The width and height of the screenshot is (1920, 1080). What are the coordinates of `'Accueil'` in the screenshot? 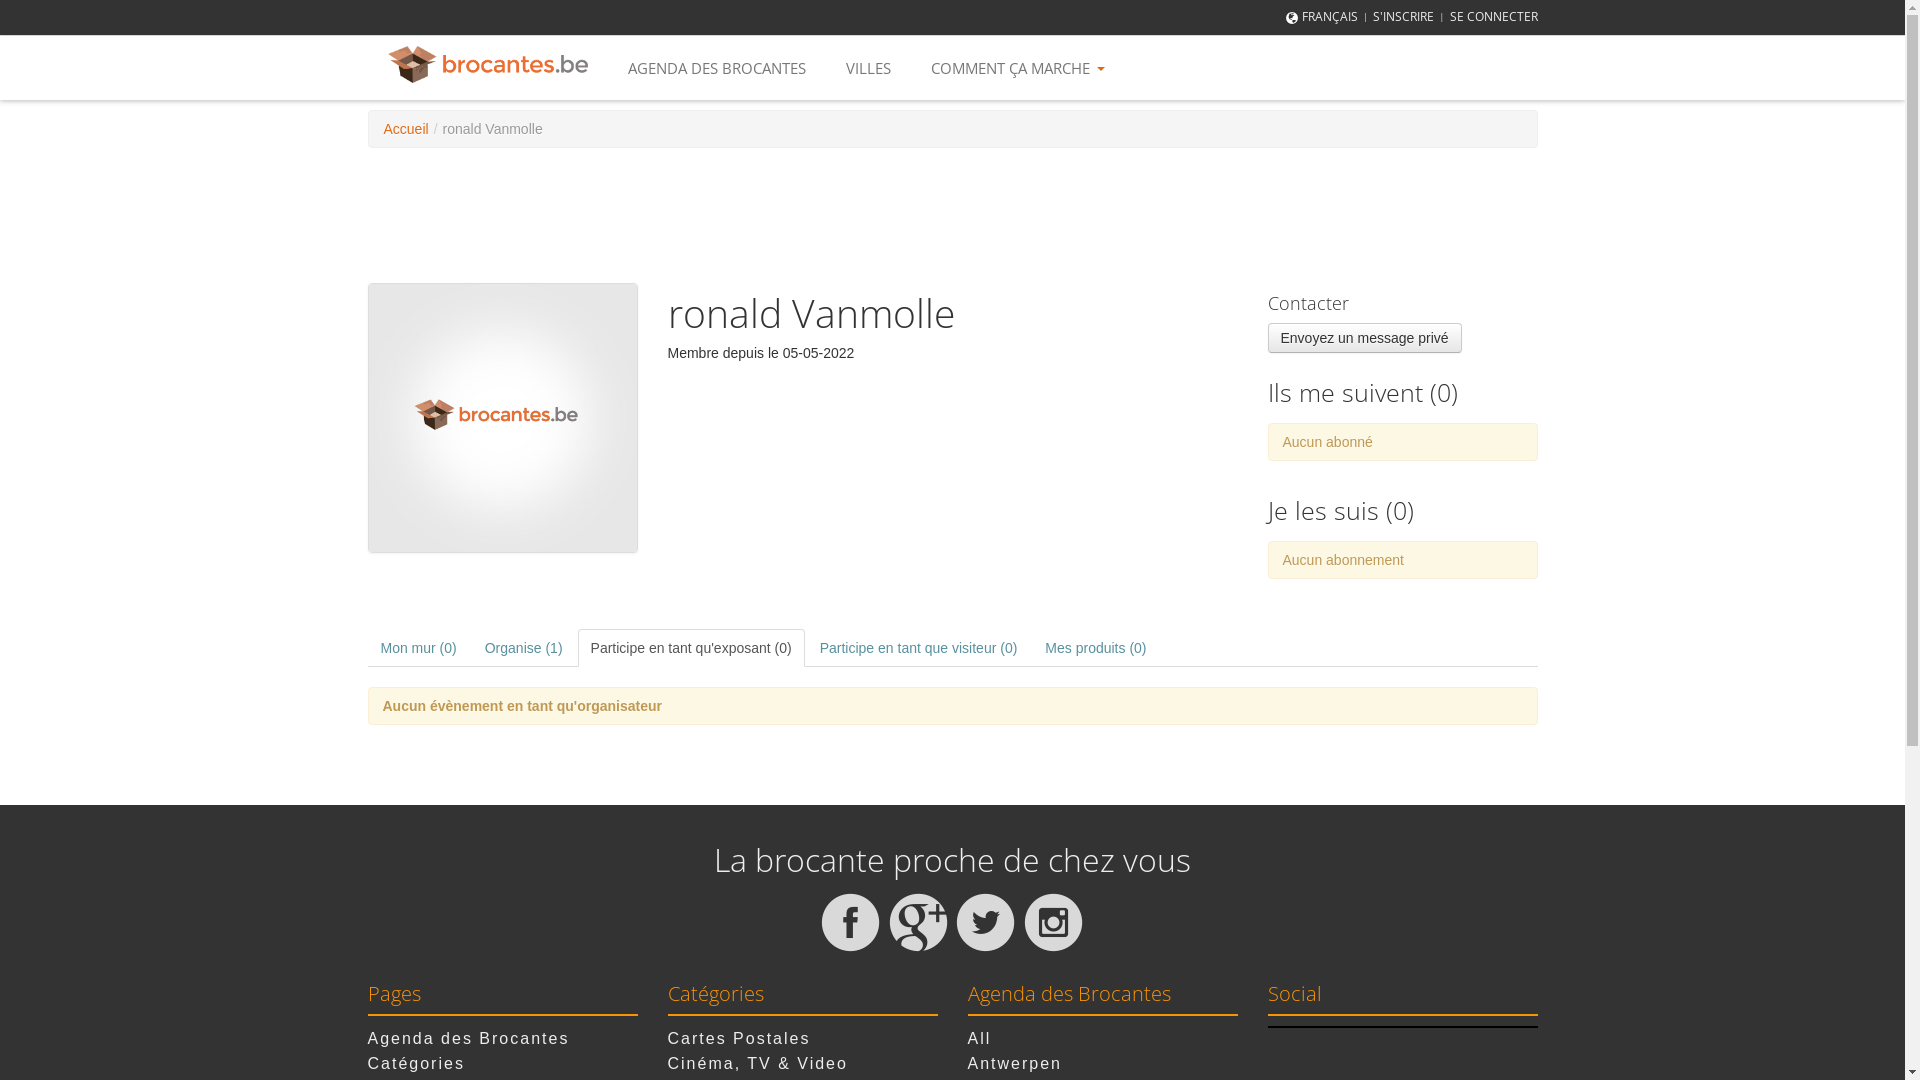 It's located at (405, 128).